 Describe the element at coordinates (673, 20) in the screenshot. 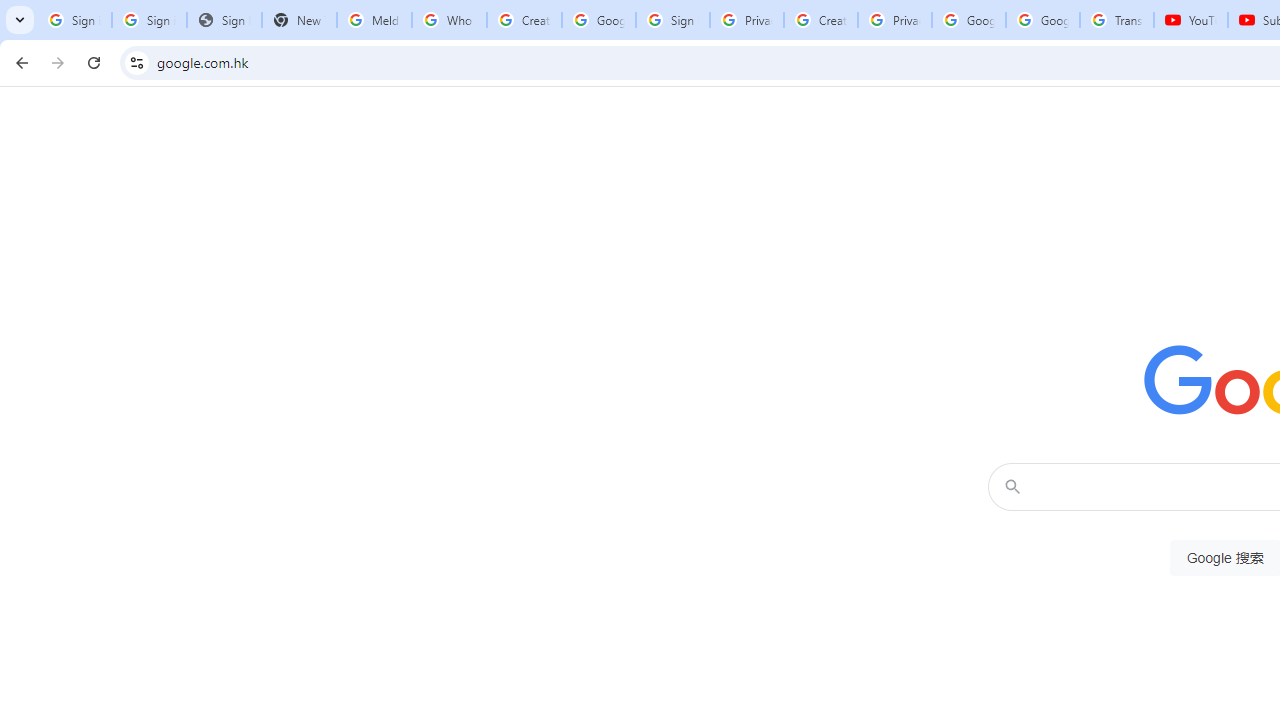

I see `'Sign in - Google Accounts'` at that location.